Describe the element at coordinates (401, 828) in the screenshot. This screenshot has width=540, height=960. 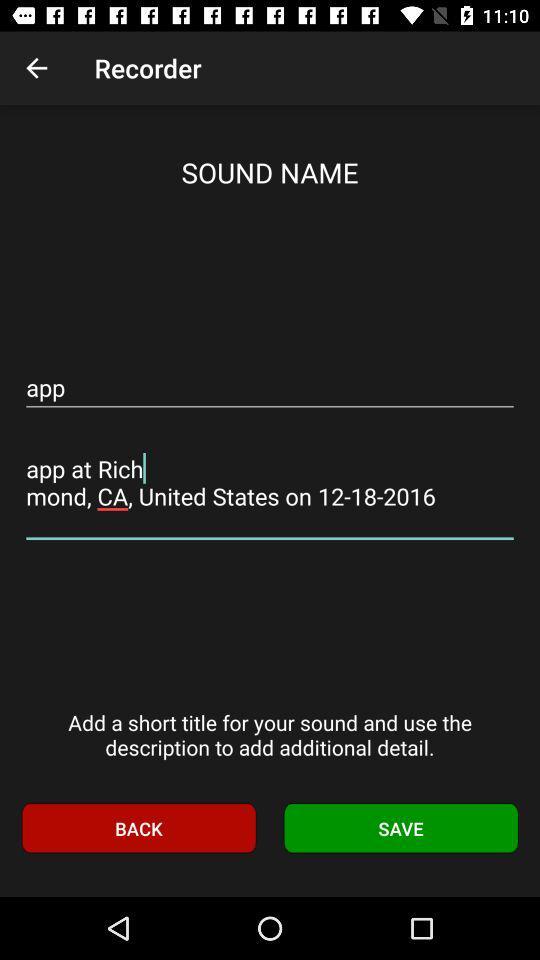
I see `item at the bottom right corner` at that location.